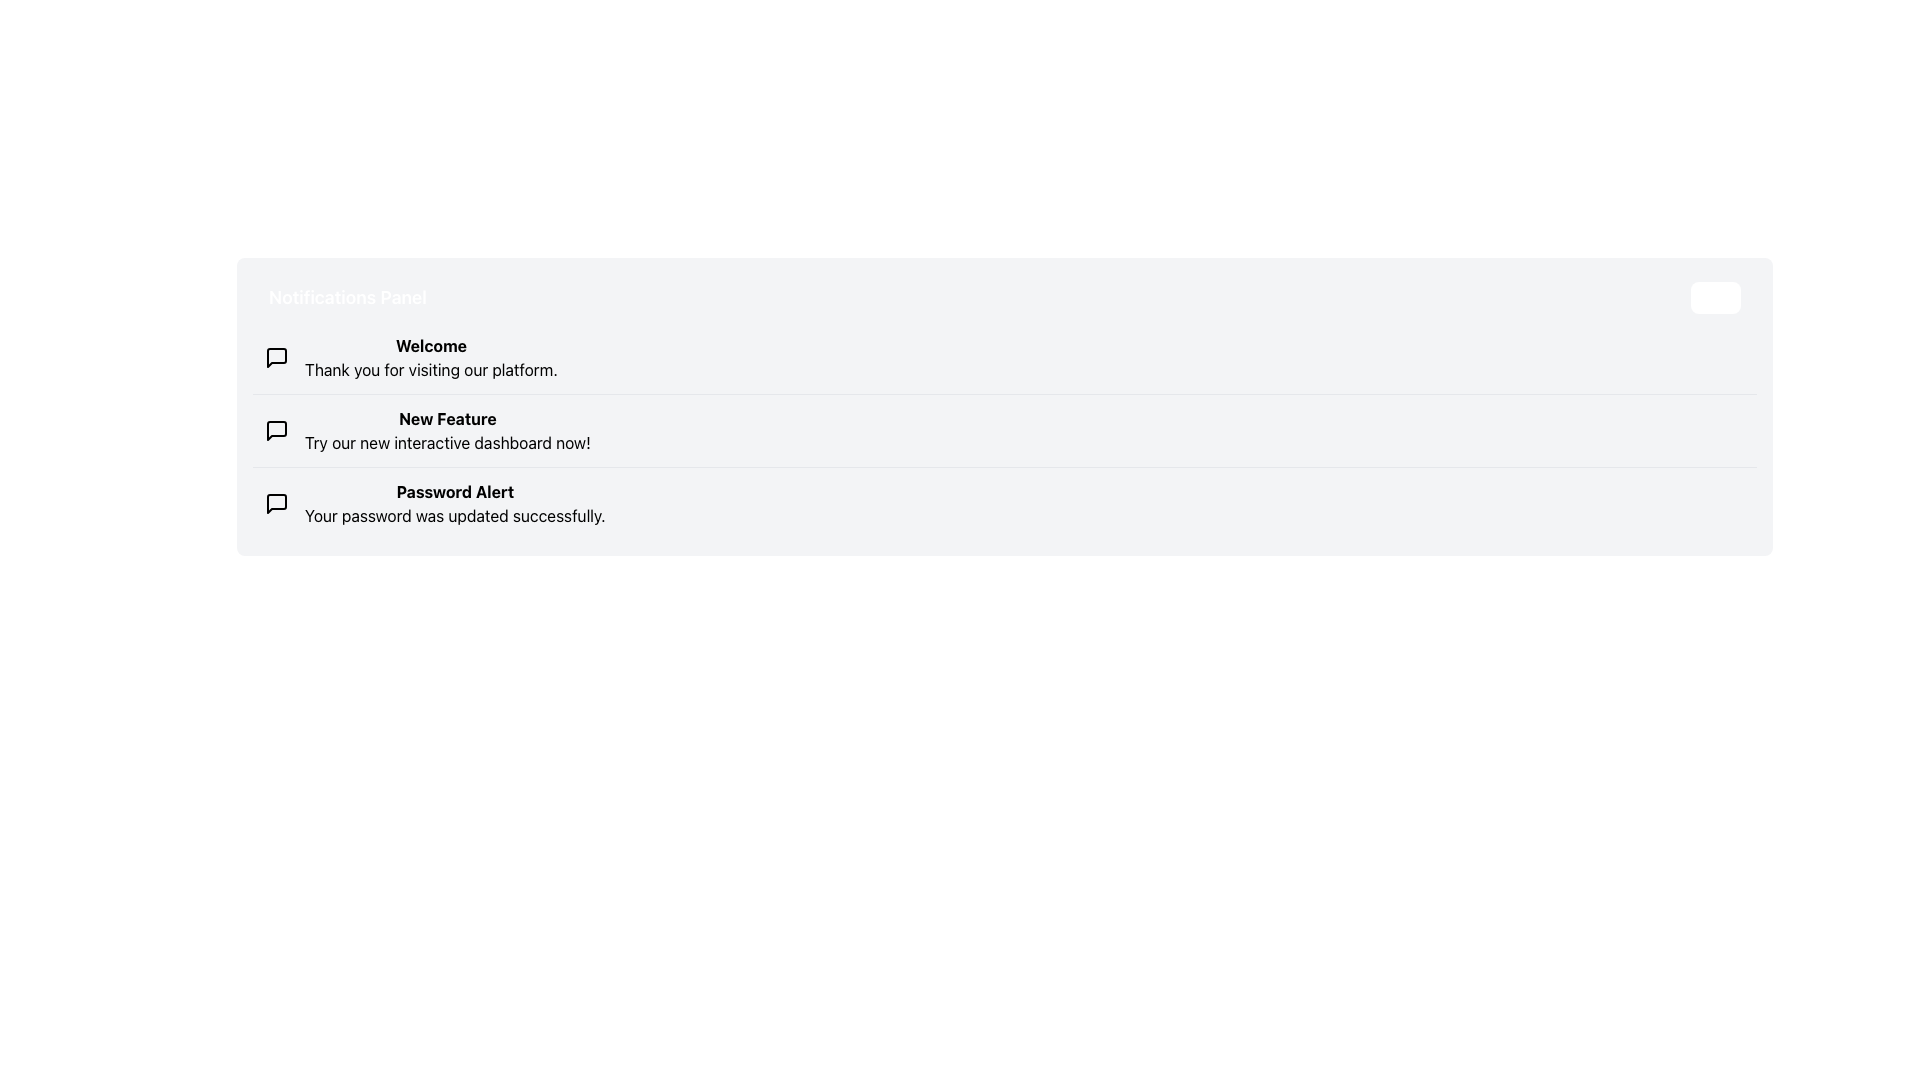  What do you see at coordinates (276, 357) in the screenshot?
I see `the notification SVG icon located to the left of the 'Welcome' text in the notification panel` at bounding box center [276, 357].